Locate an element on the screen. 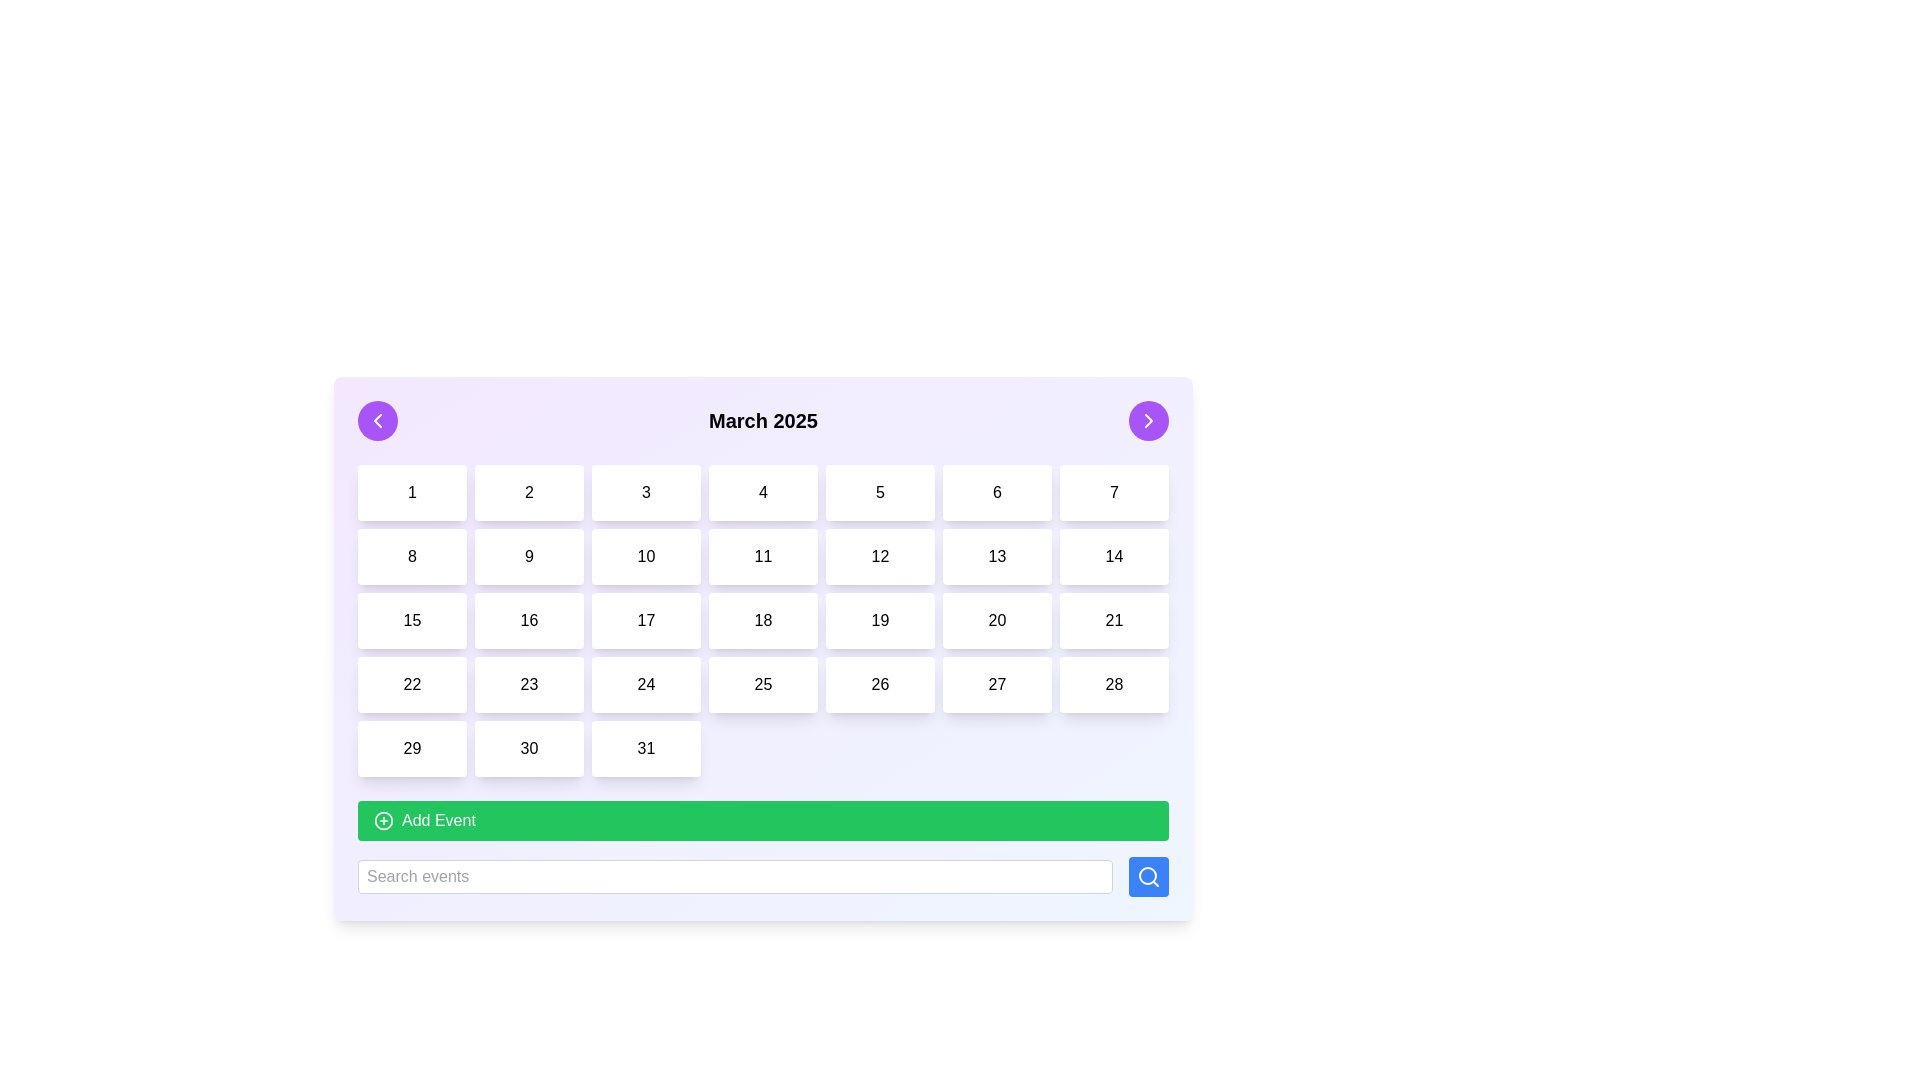 This screenshot has height=1080, width=1920. the rectangular button displaying the text '20' located in the calendar grid, which is the sixth day in the third row is located at coordinates (997, 620).